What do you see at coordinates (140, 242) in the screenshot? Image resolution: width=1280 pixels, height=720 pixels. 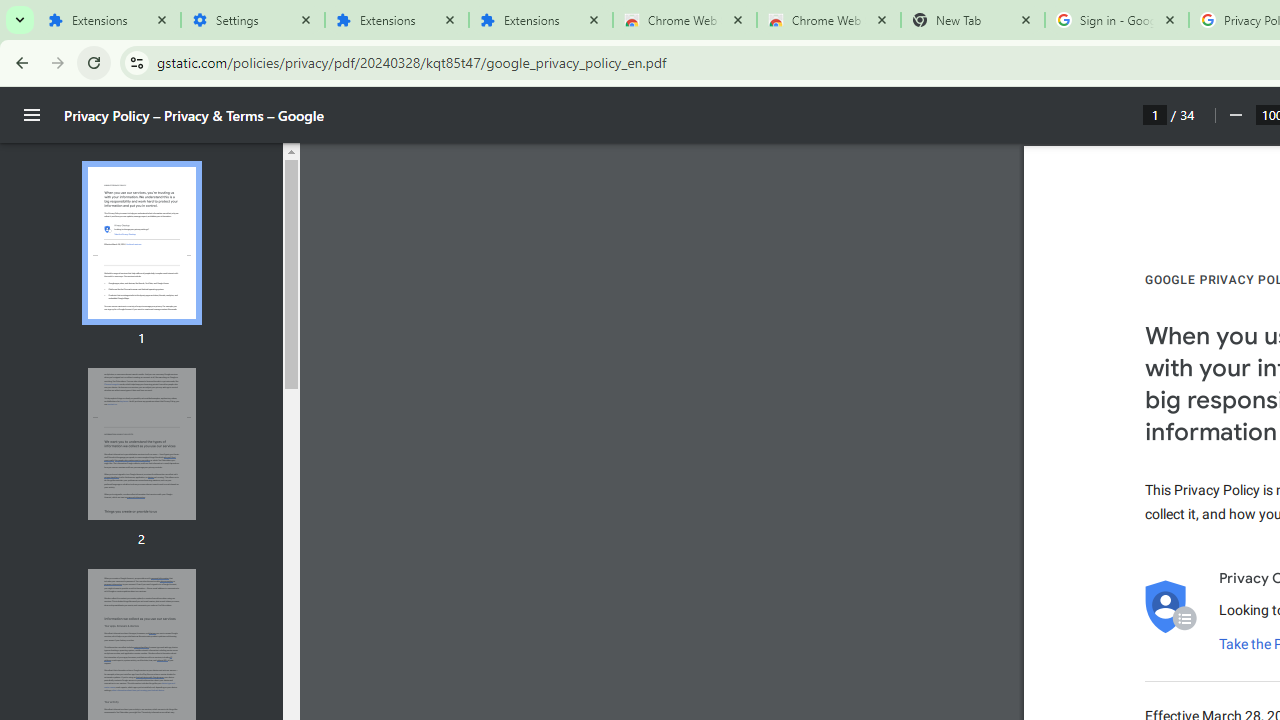 I see `'Thumbnail for page 1'` at bounding box center [140, 242].